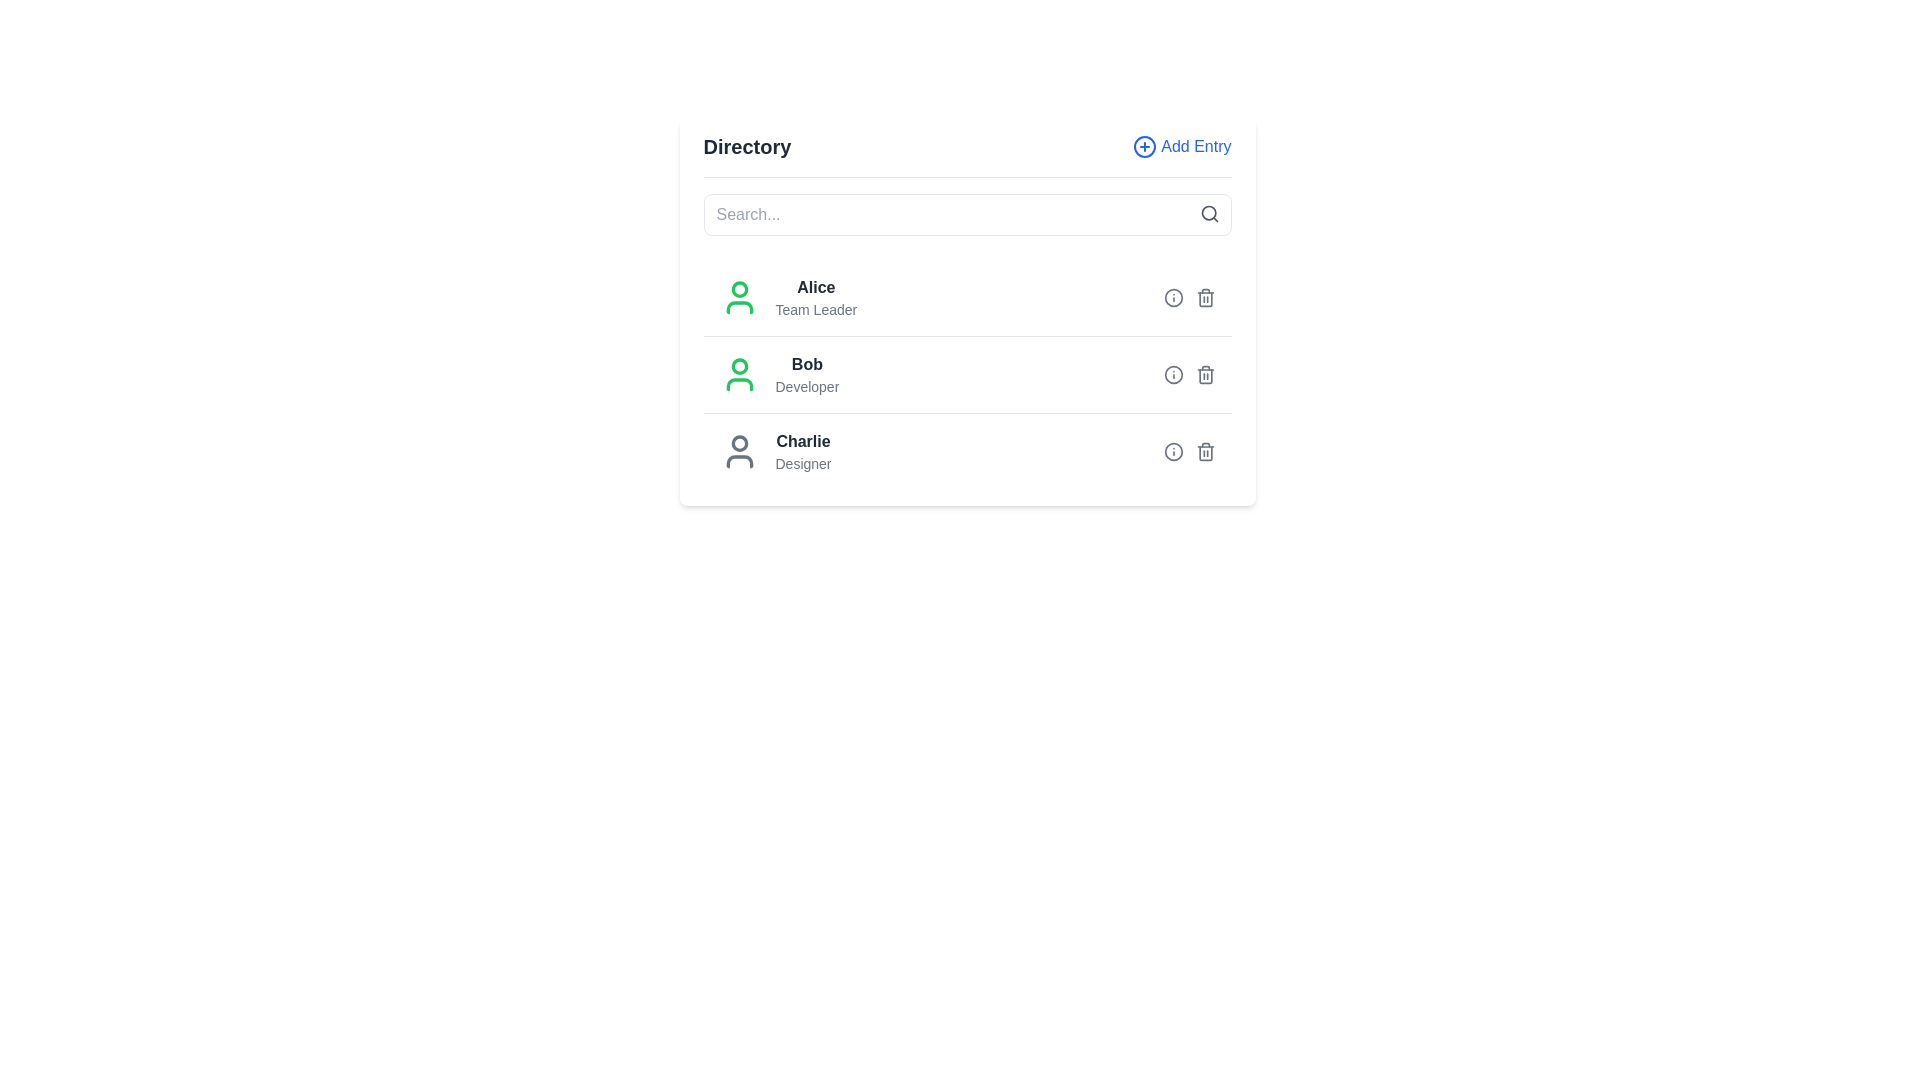  Describe the element at coordinates (807, 365) in the screenshot. I see `the text label displaying the name 'Bob' in bold font and dark gray color, which is part of a user entry structure` at that location.